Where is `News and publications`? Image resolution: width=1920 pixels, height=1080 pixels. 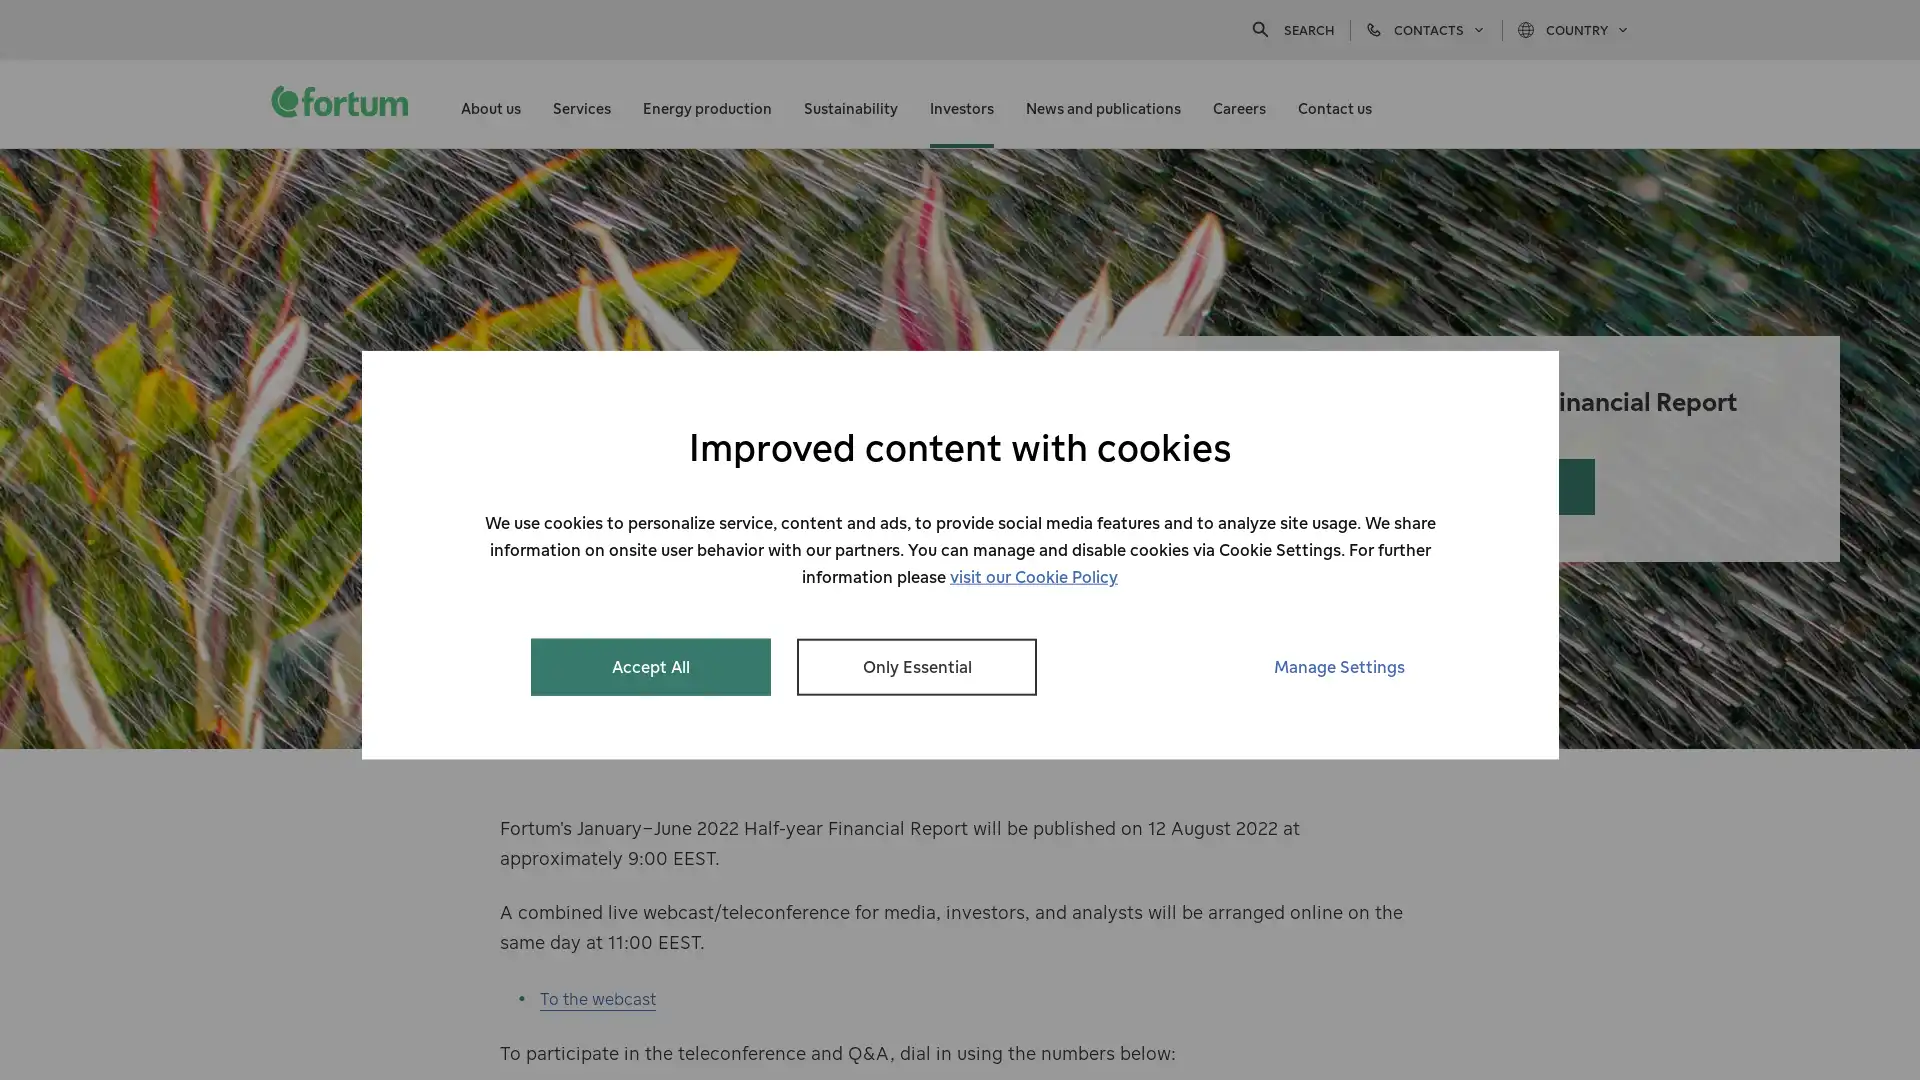
News and publications is located at coordinates (1102, 104).